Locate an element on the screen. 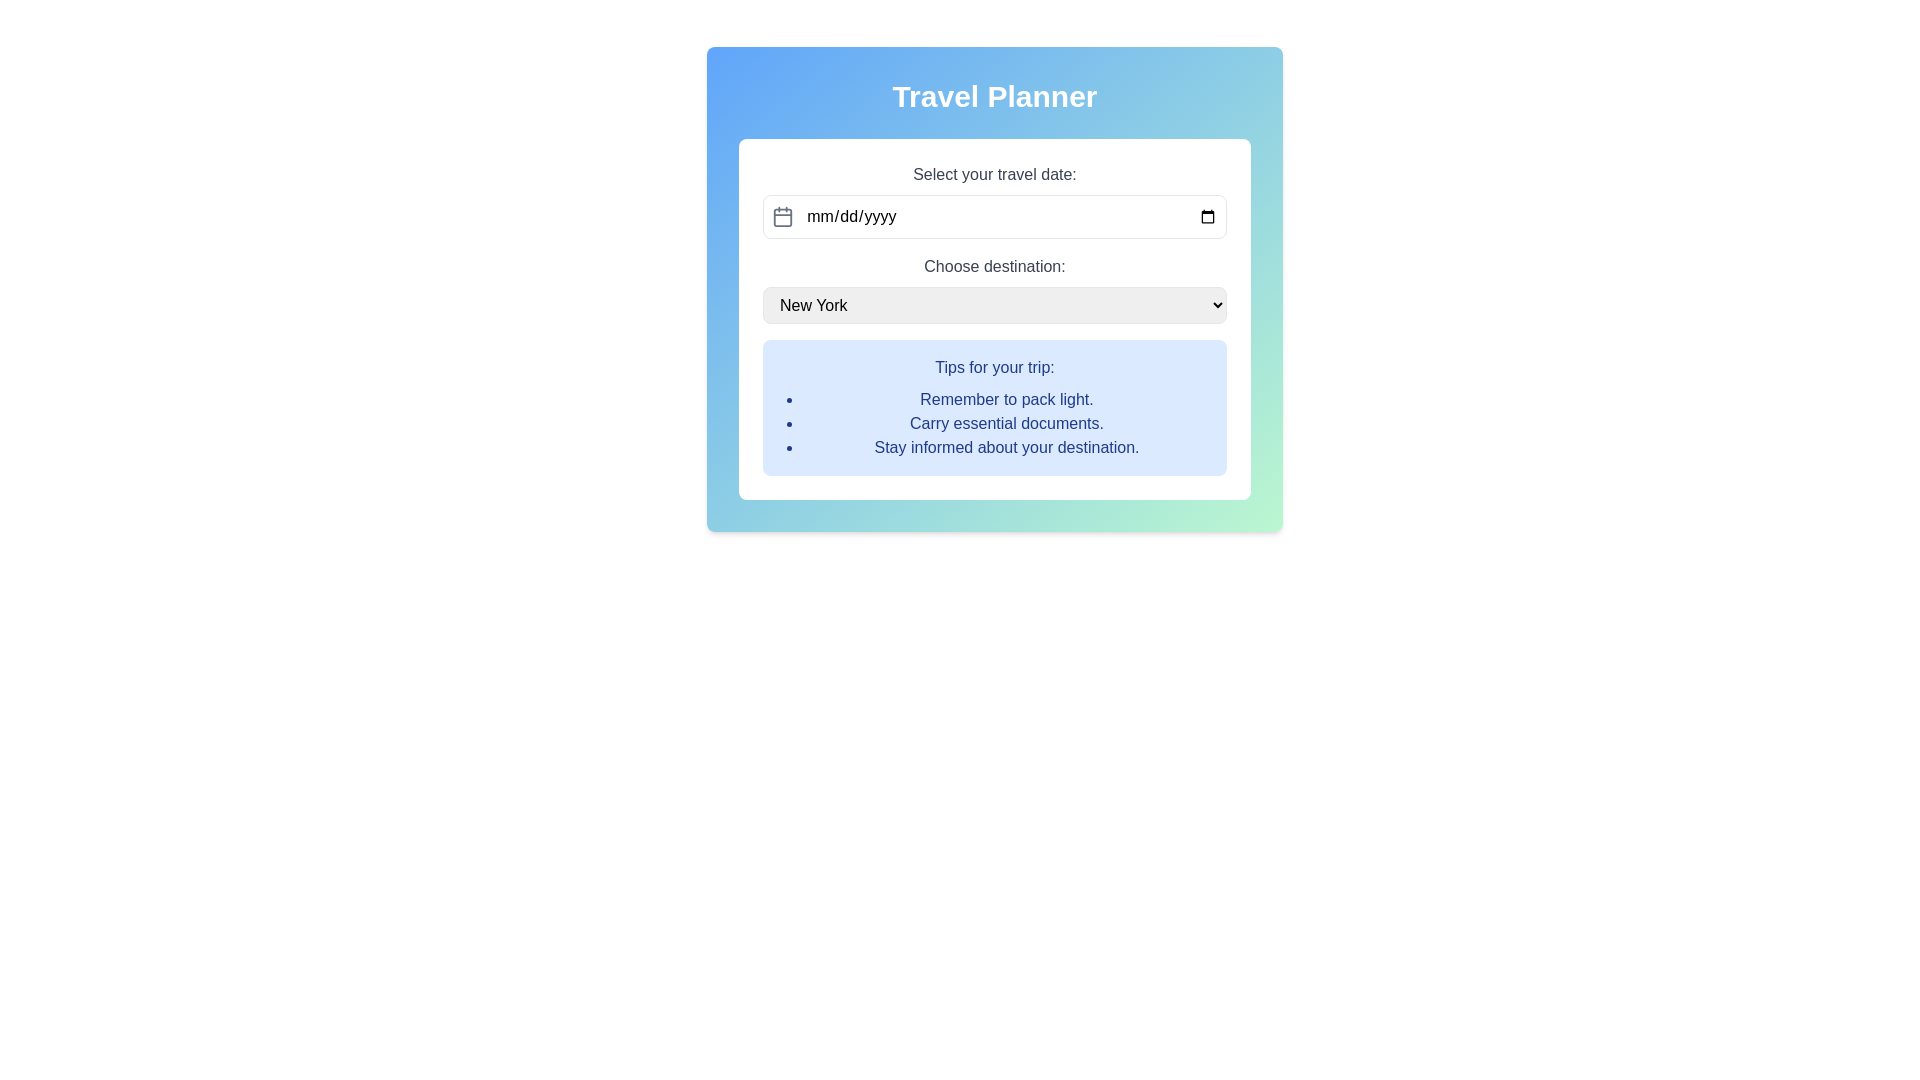 The width and height of the screenshot is (1920, 1080). tips provided in the bulleted list under the section titled 'Tips for your trip:' is located at coordinates (1007, 423).